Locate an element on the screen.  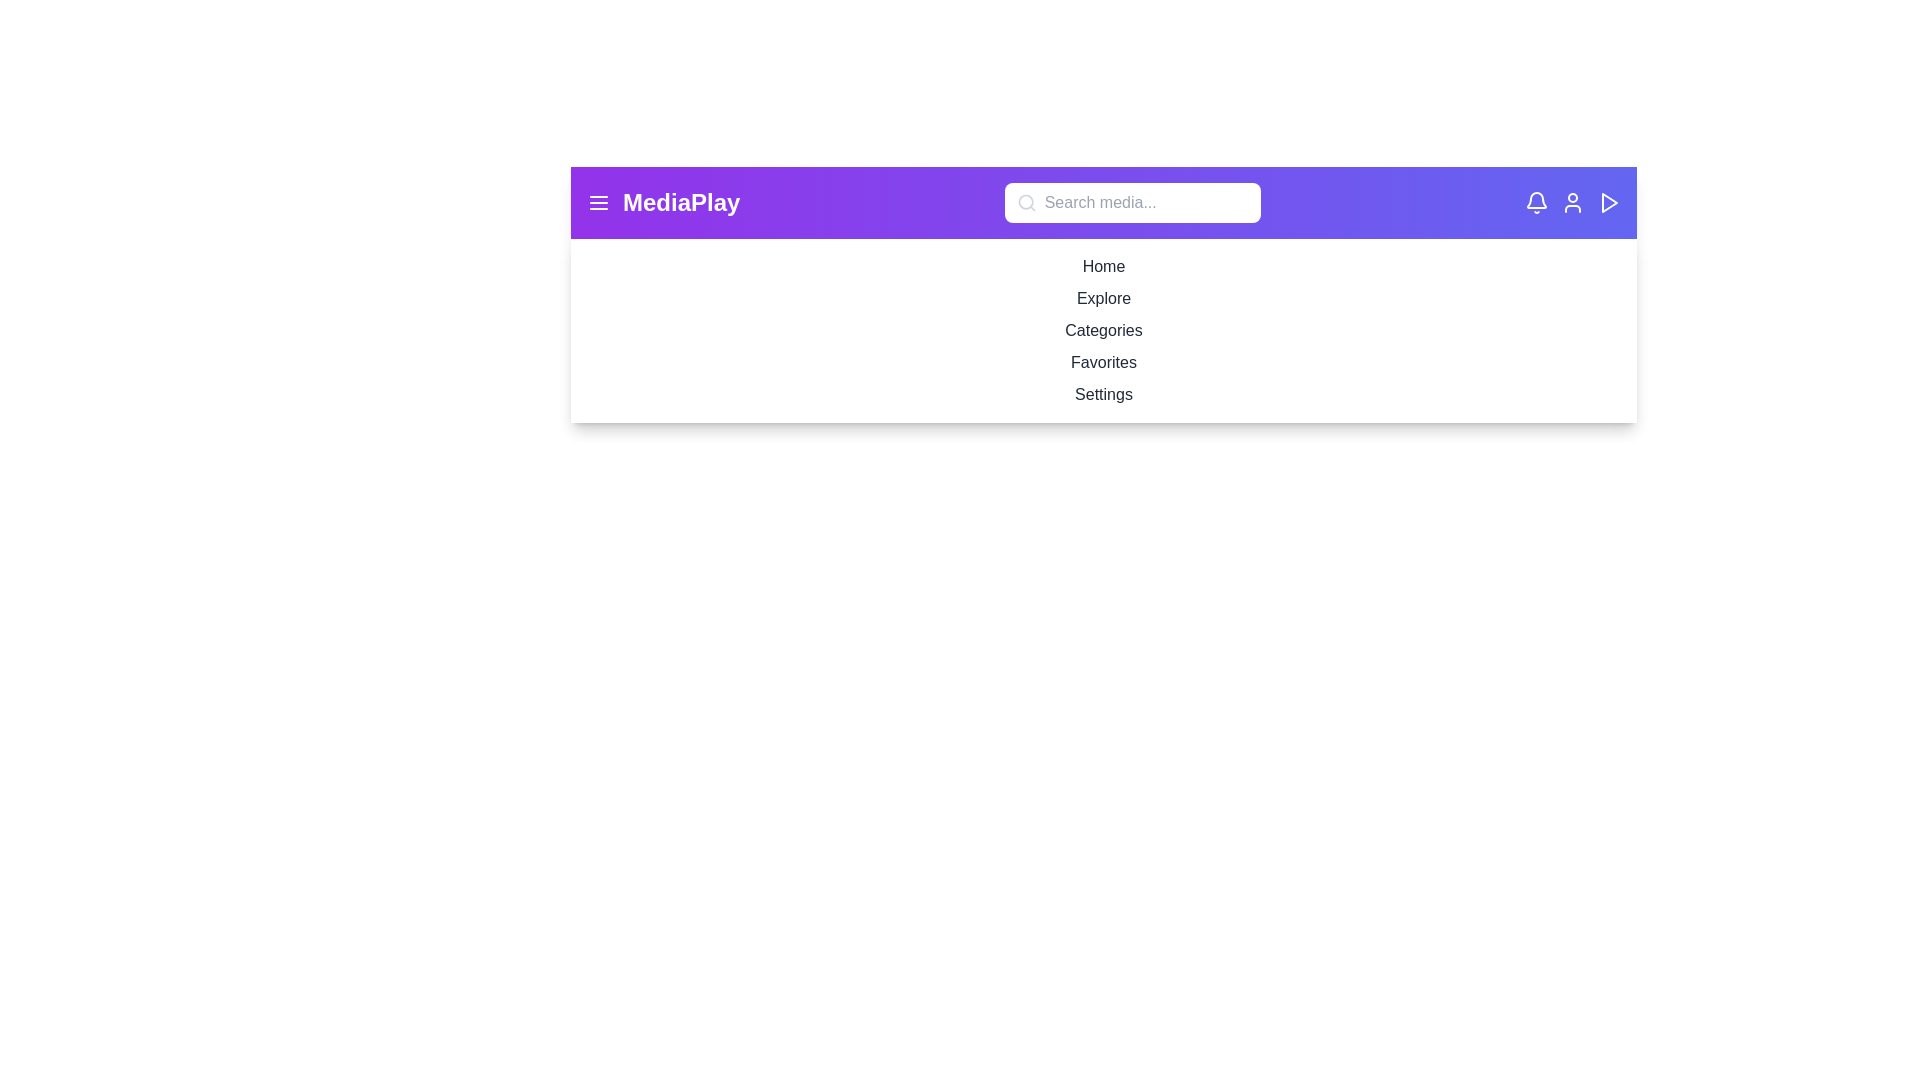
the 'Categories' text label, which is the third item in a vertical list of navigation options is located at coordinates (1103, 330).